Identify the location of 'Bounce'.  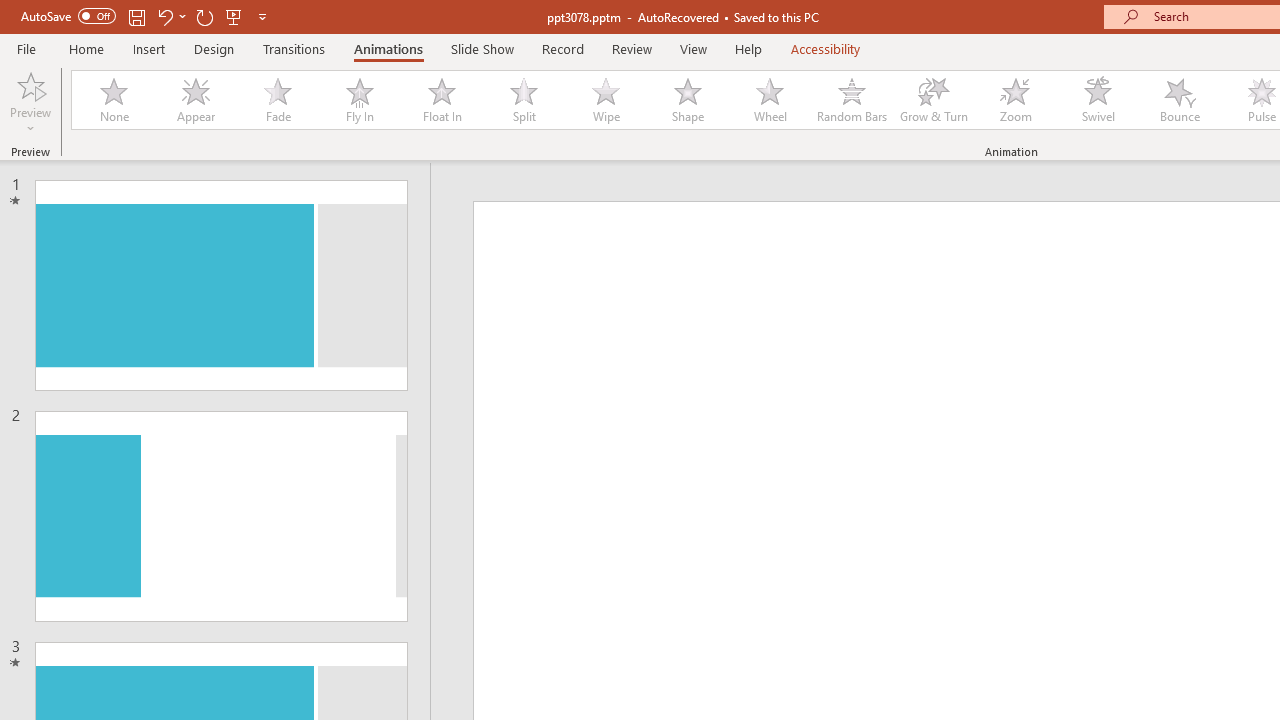
(1180, 100).